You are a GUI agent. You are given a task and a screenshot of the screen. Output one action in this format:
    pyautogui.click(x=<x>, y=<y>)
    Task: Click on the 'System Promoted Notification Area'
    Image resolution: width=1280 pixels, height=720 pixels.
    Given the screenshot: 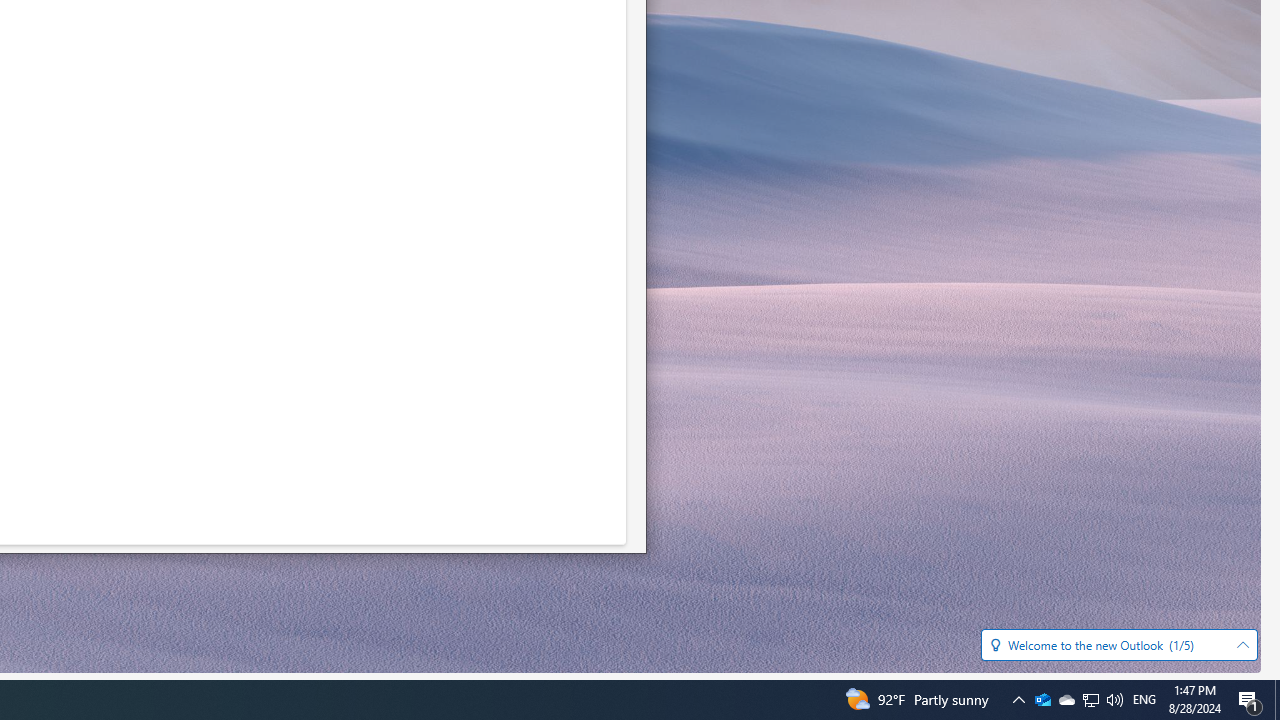 What is the action you would take?
    pyautogui.click(x=1041, y=698)
    